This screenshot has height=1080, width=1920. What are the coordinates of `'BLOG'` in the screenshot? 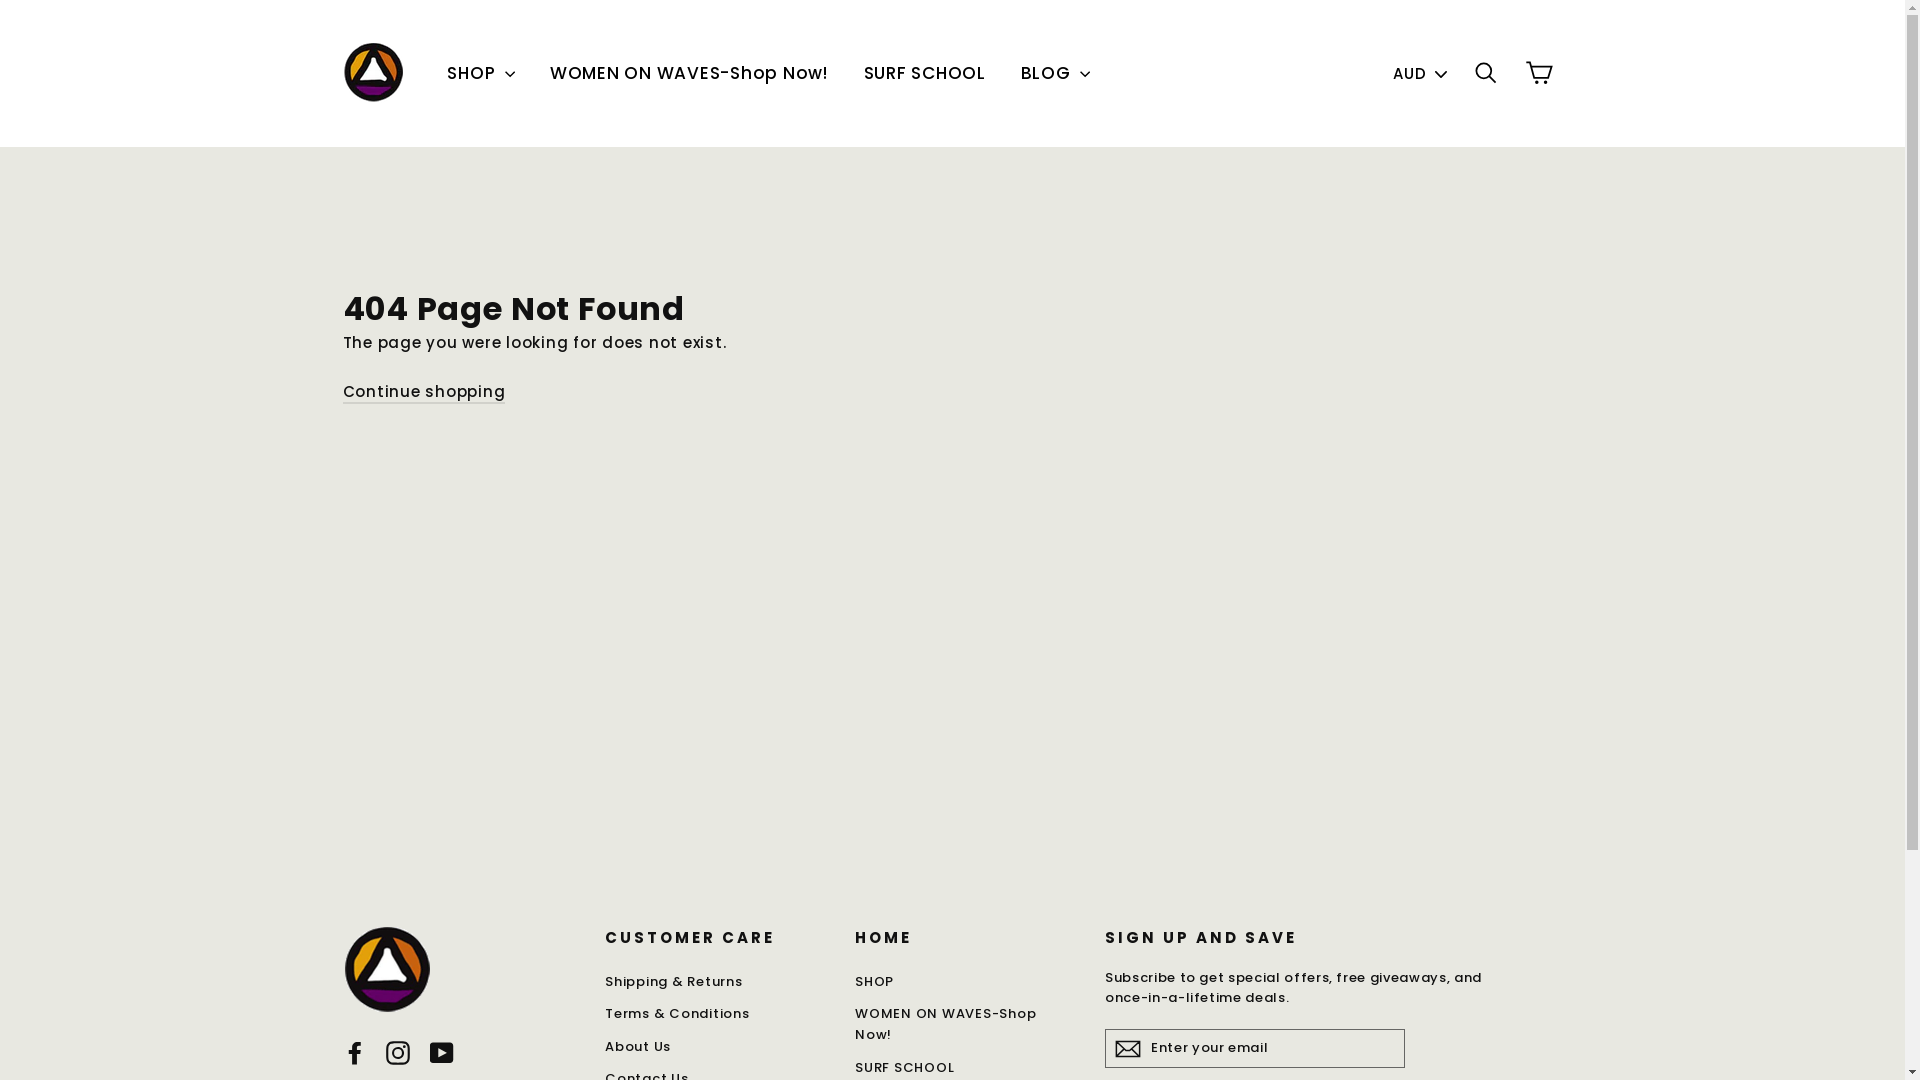 It's located at (1055, 72).